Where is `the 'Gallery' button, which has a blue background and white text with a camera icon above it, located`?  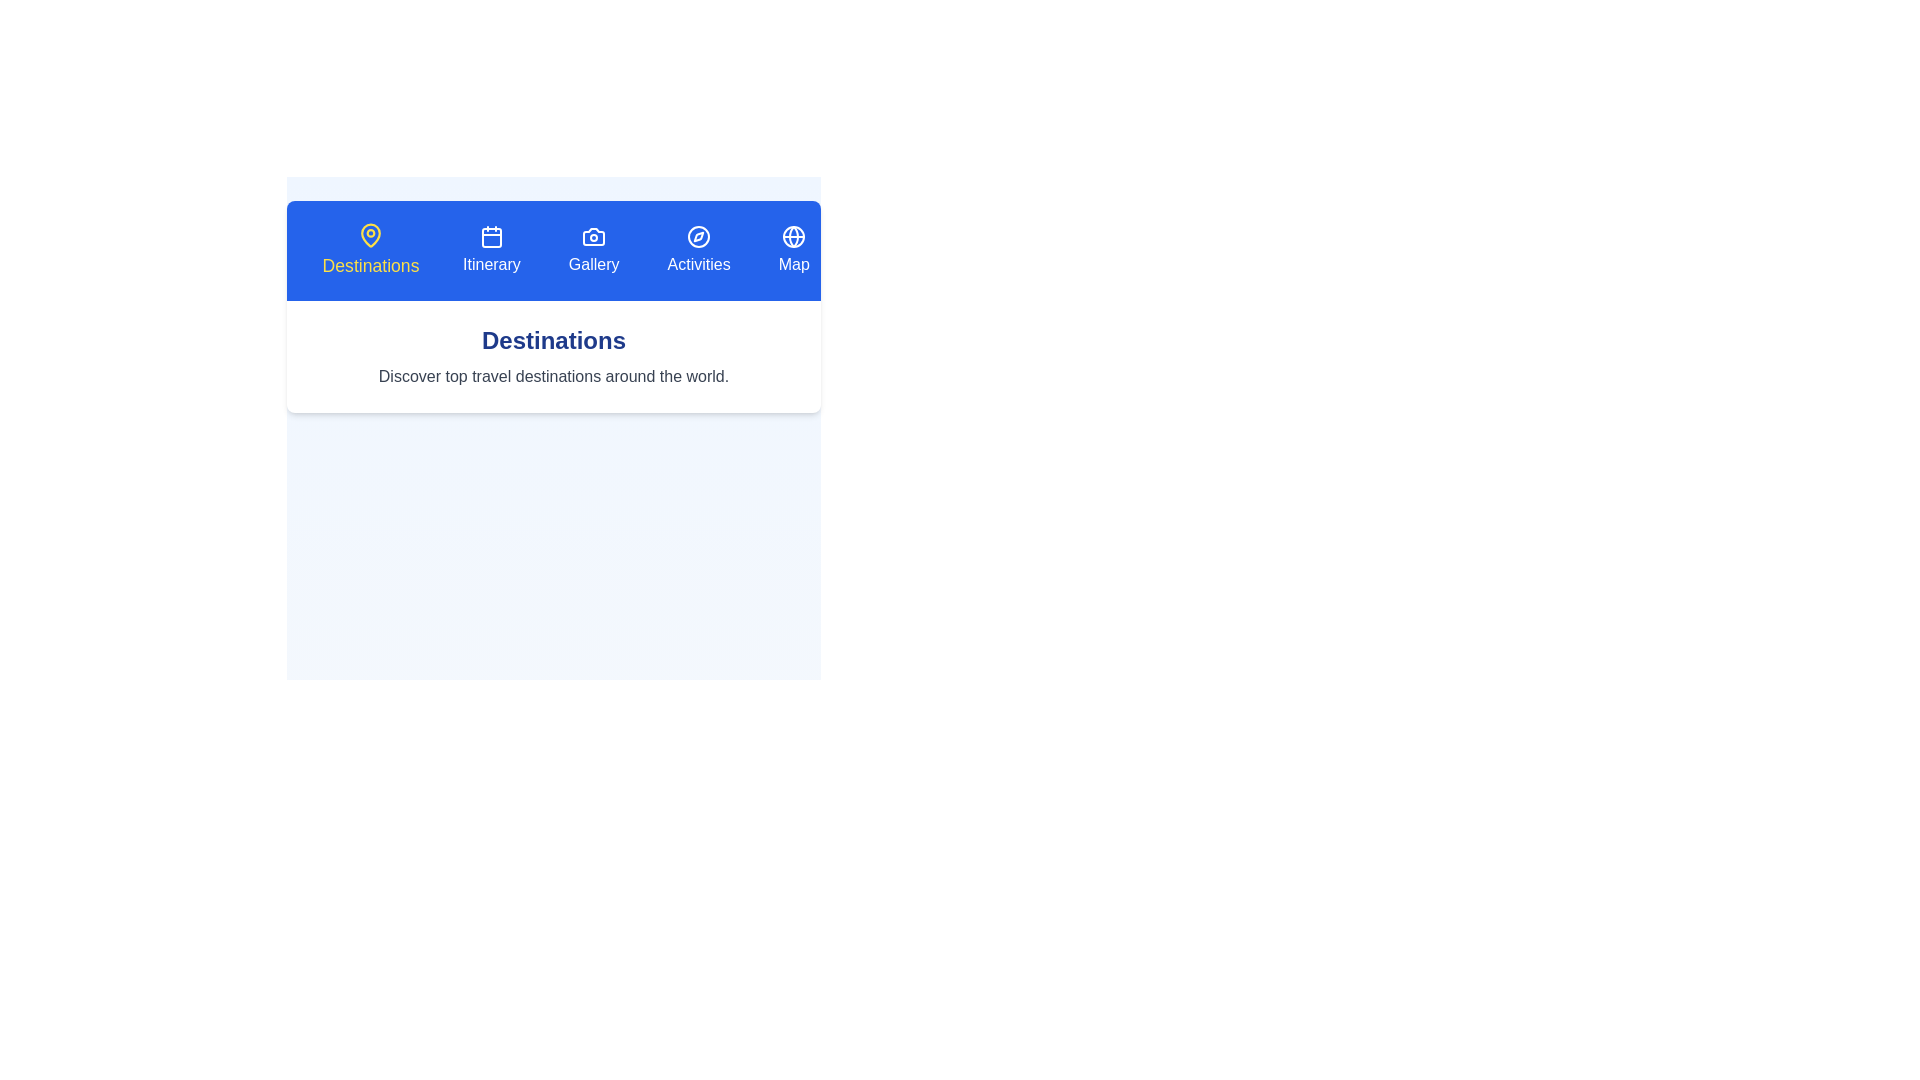
the 'Gallery' button, which has a blue background and white text with a camera icon above it, located is located at coordinates (593, 249).